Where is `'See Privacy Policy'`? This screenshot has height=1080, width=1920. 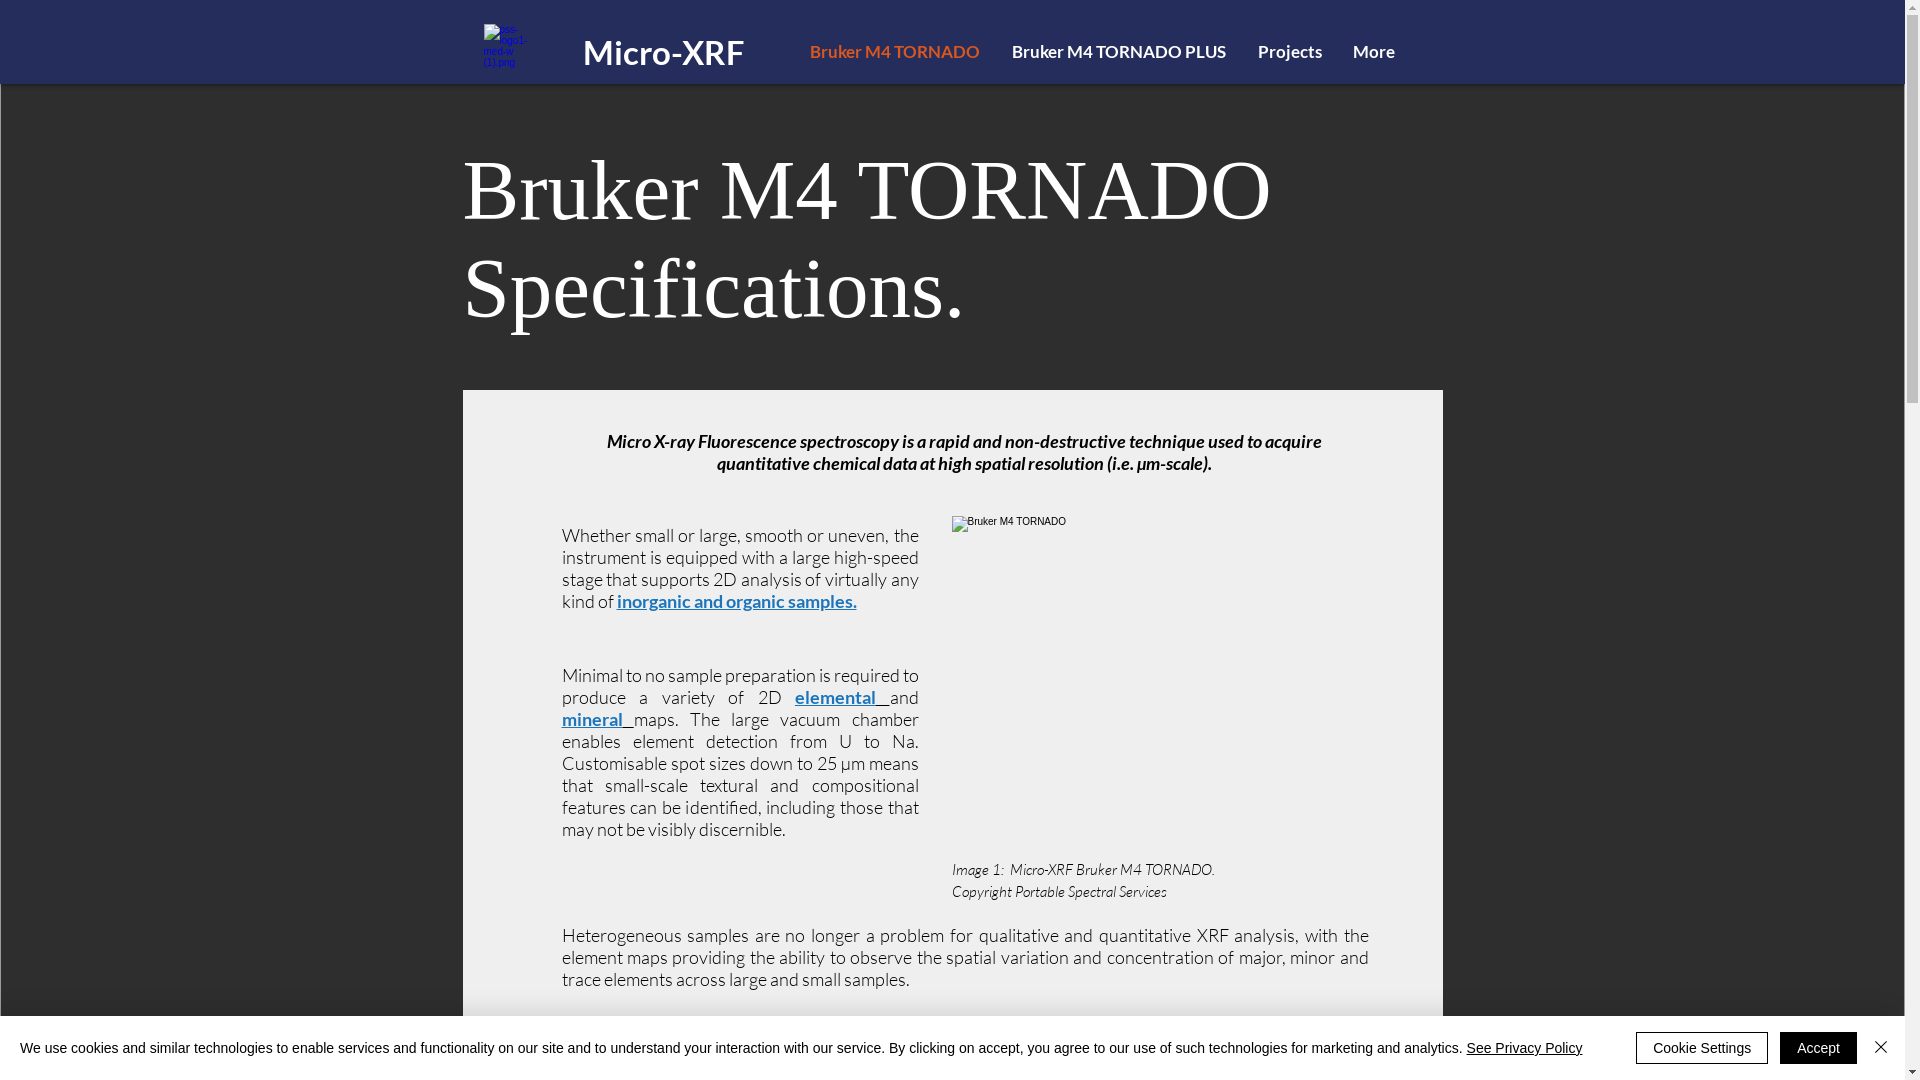
'See Privacy Policy' is located at coordinates (1524, 1047).